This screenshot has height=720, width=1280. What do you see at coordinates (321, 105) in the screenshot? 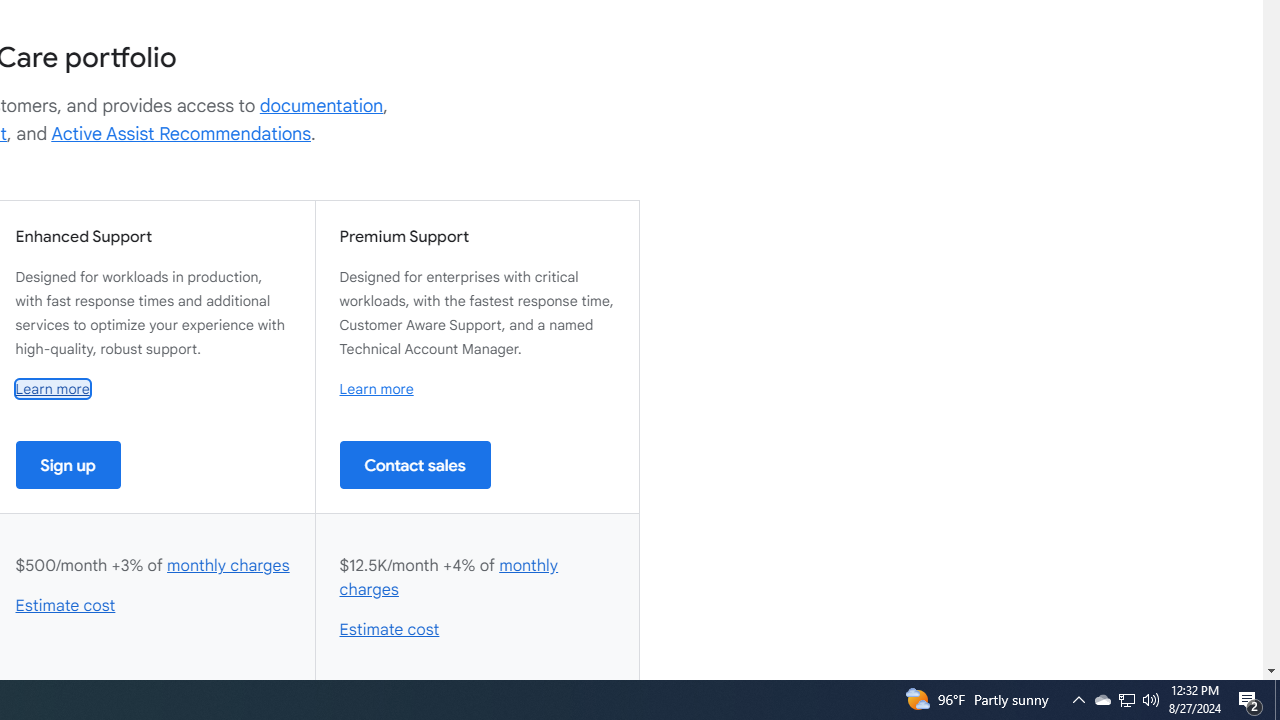
I see `'documentation'` at bounding box center [321, 105].